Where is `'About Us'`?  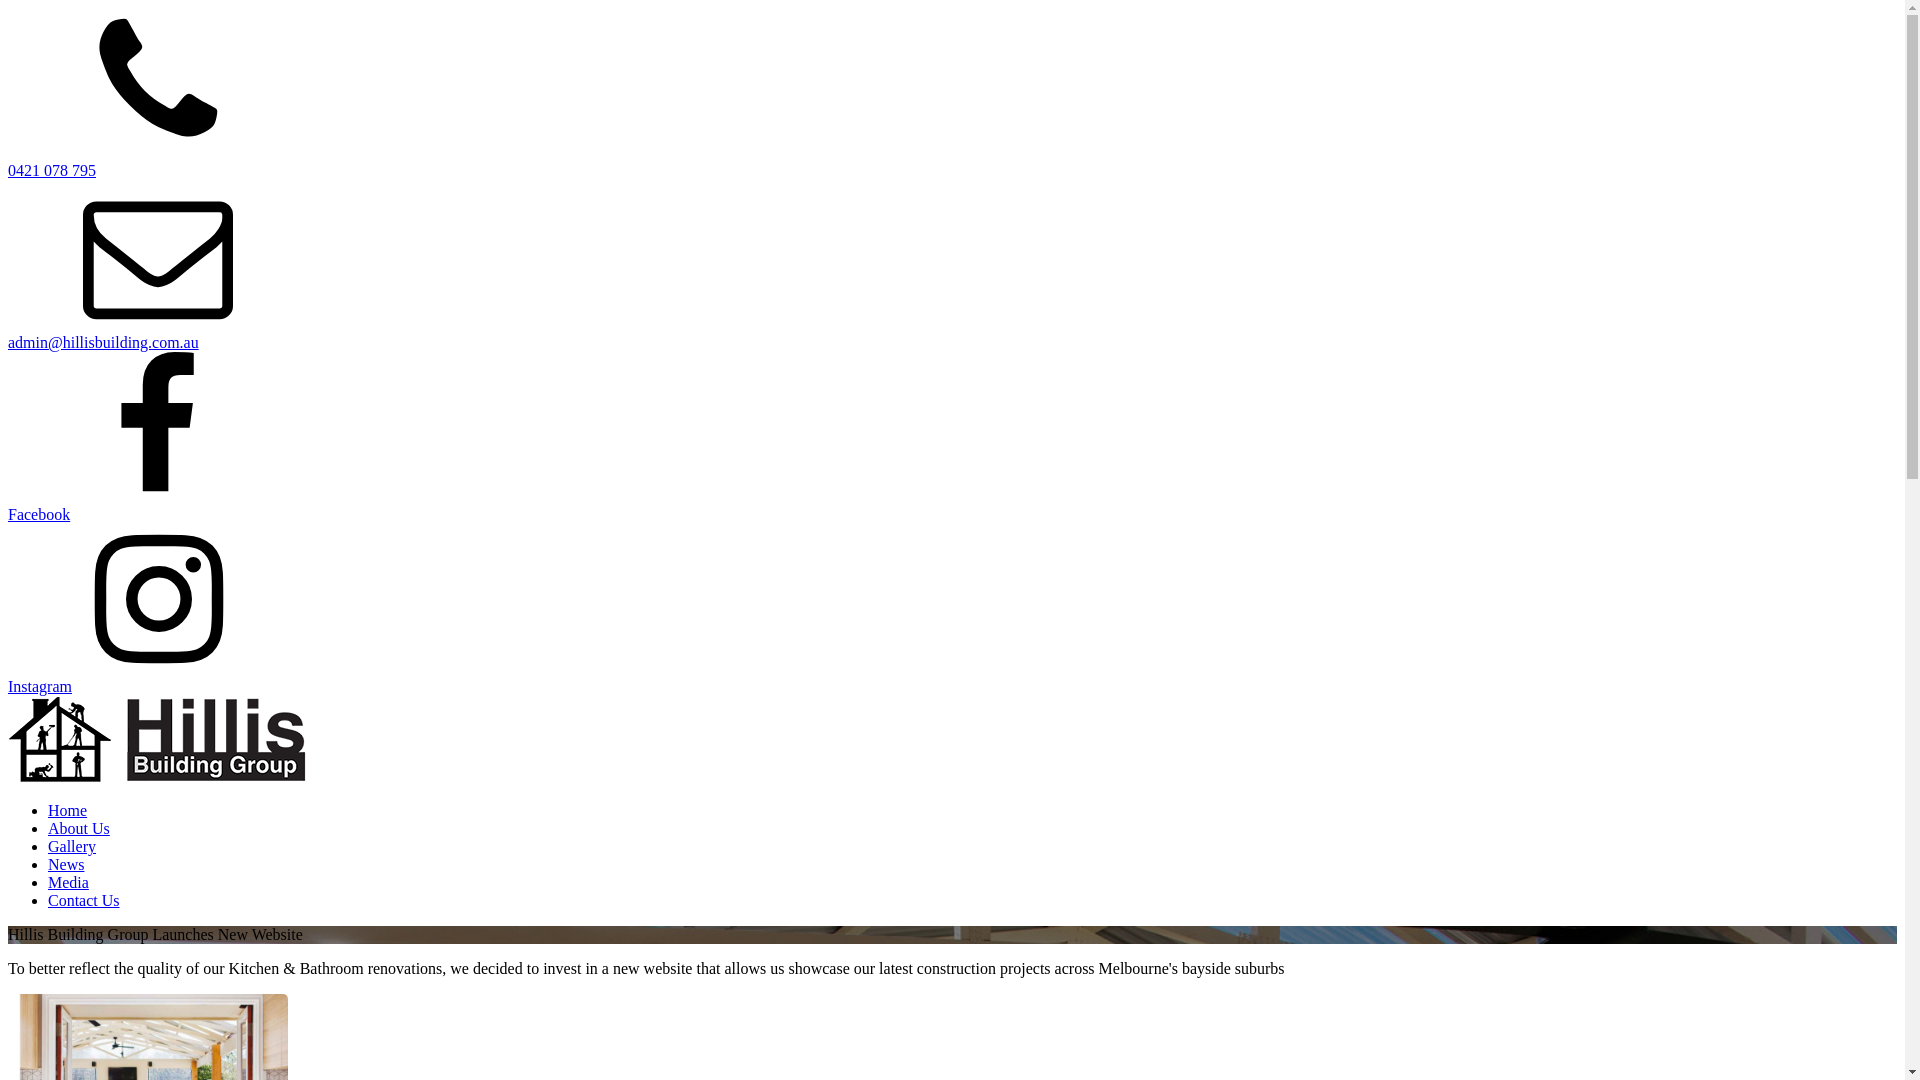 'About Us' is located at coordinates (78, 828).